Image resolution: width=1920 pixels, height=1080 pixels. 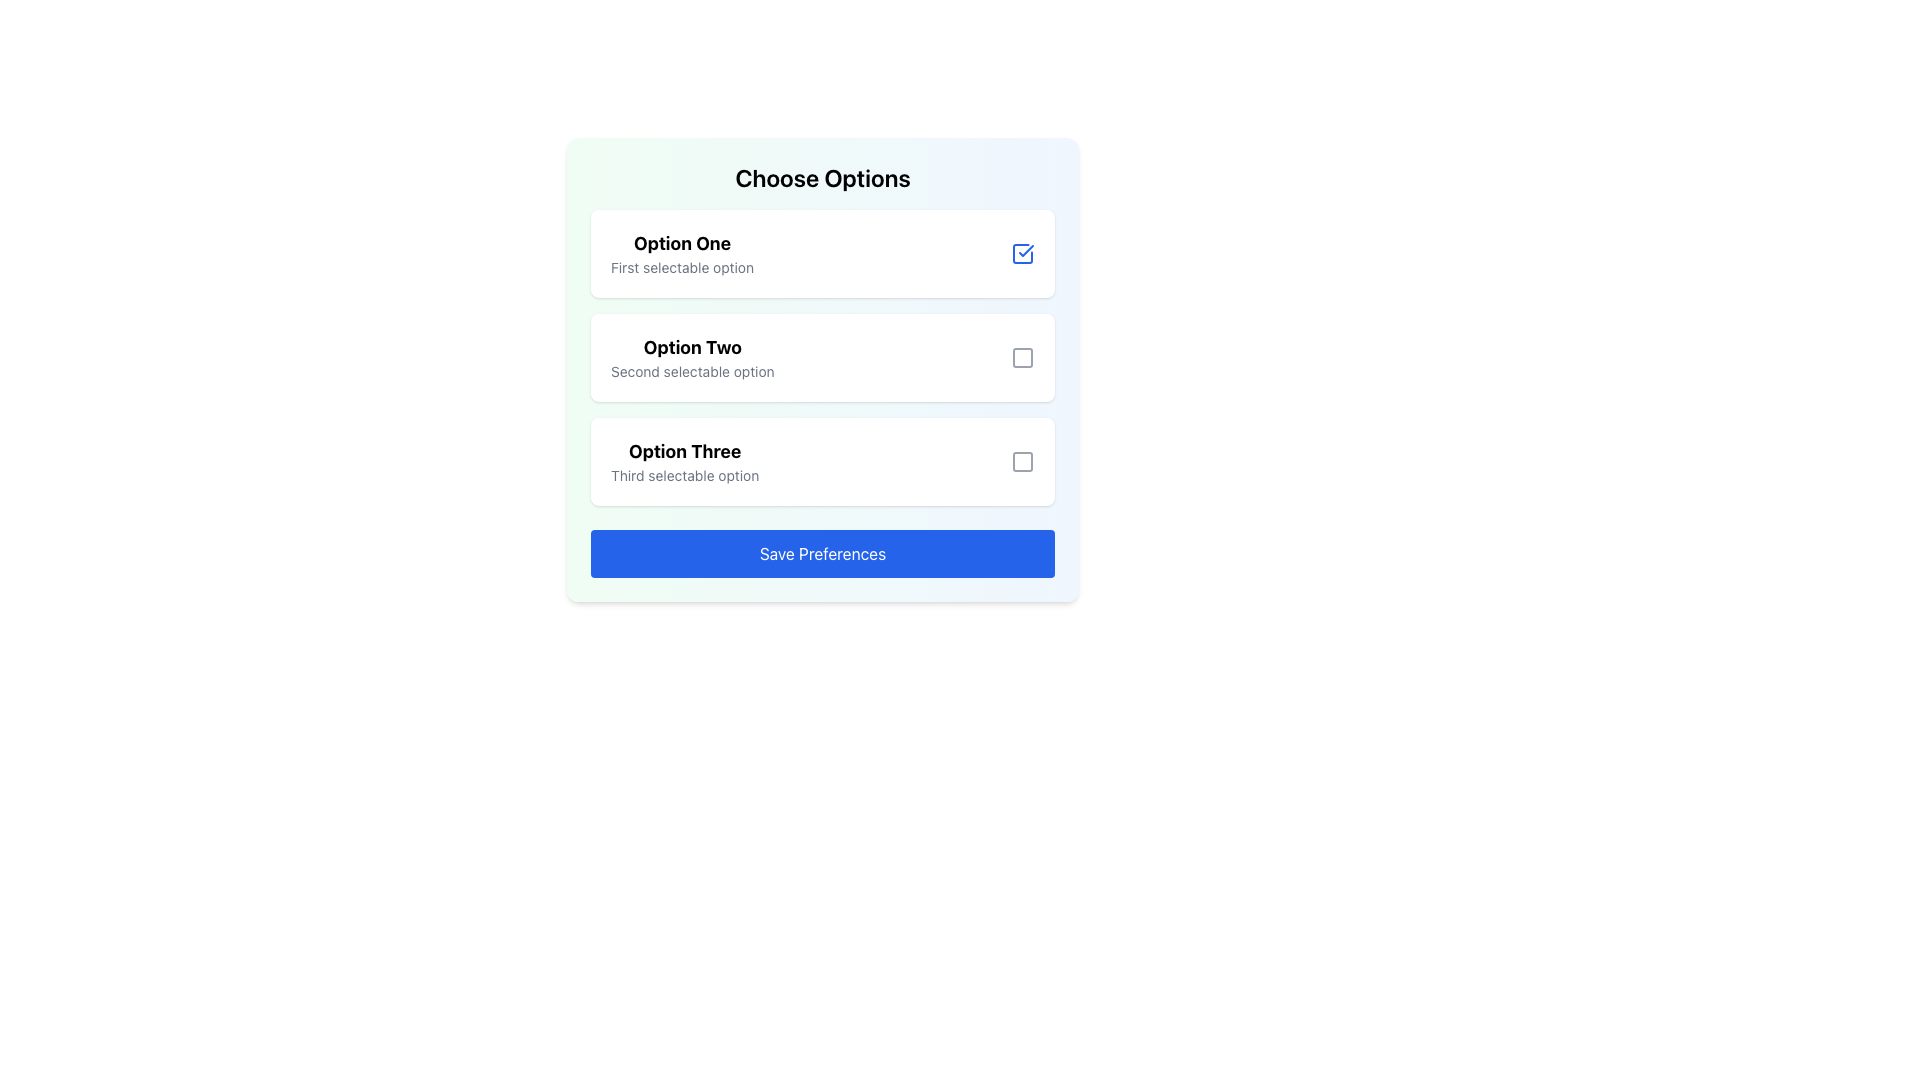 I want to click on the Decorative Icon or Indicator located to the right of the 'Option Two' label in the second row of the interface, so click(x=1022, y=357).